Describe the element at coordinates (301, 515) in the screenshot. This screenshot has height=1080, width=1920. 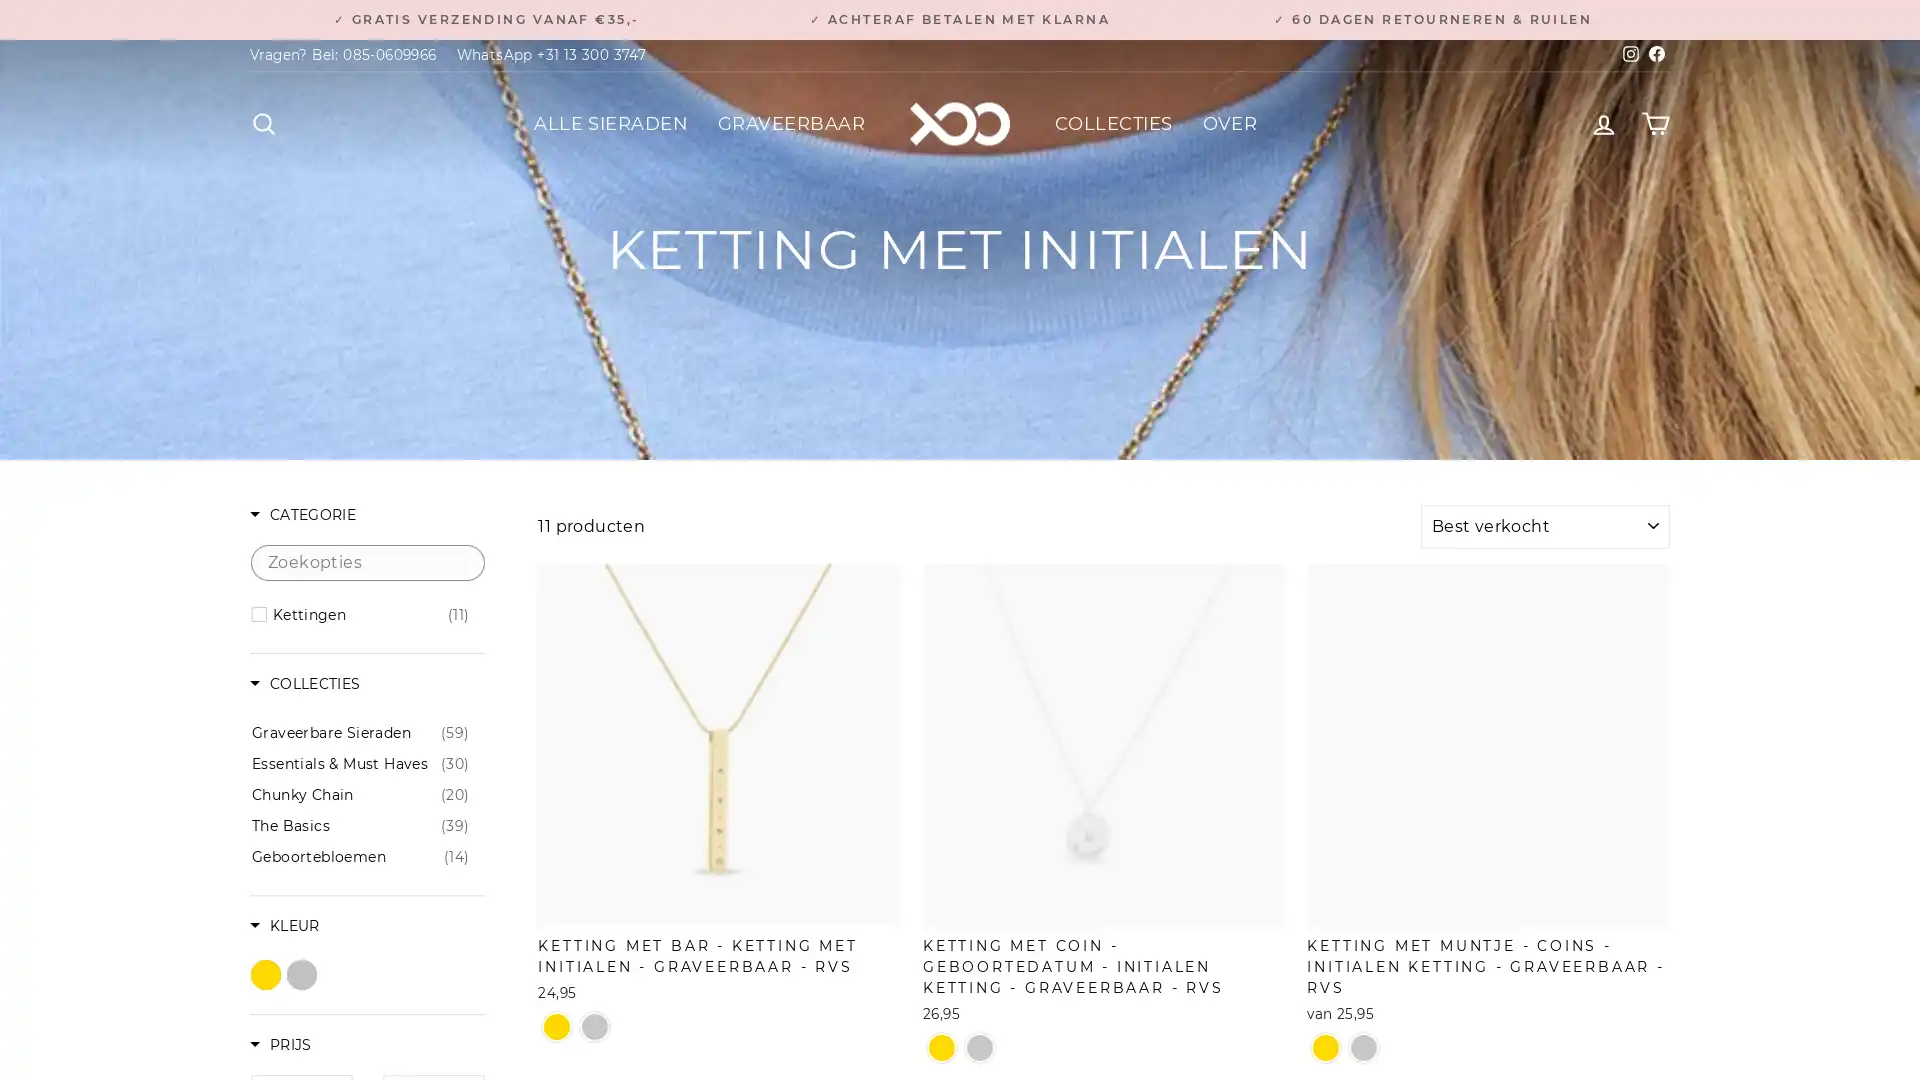
I see `Filter by Categorie` at that location.